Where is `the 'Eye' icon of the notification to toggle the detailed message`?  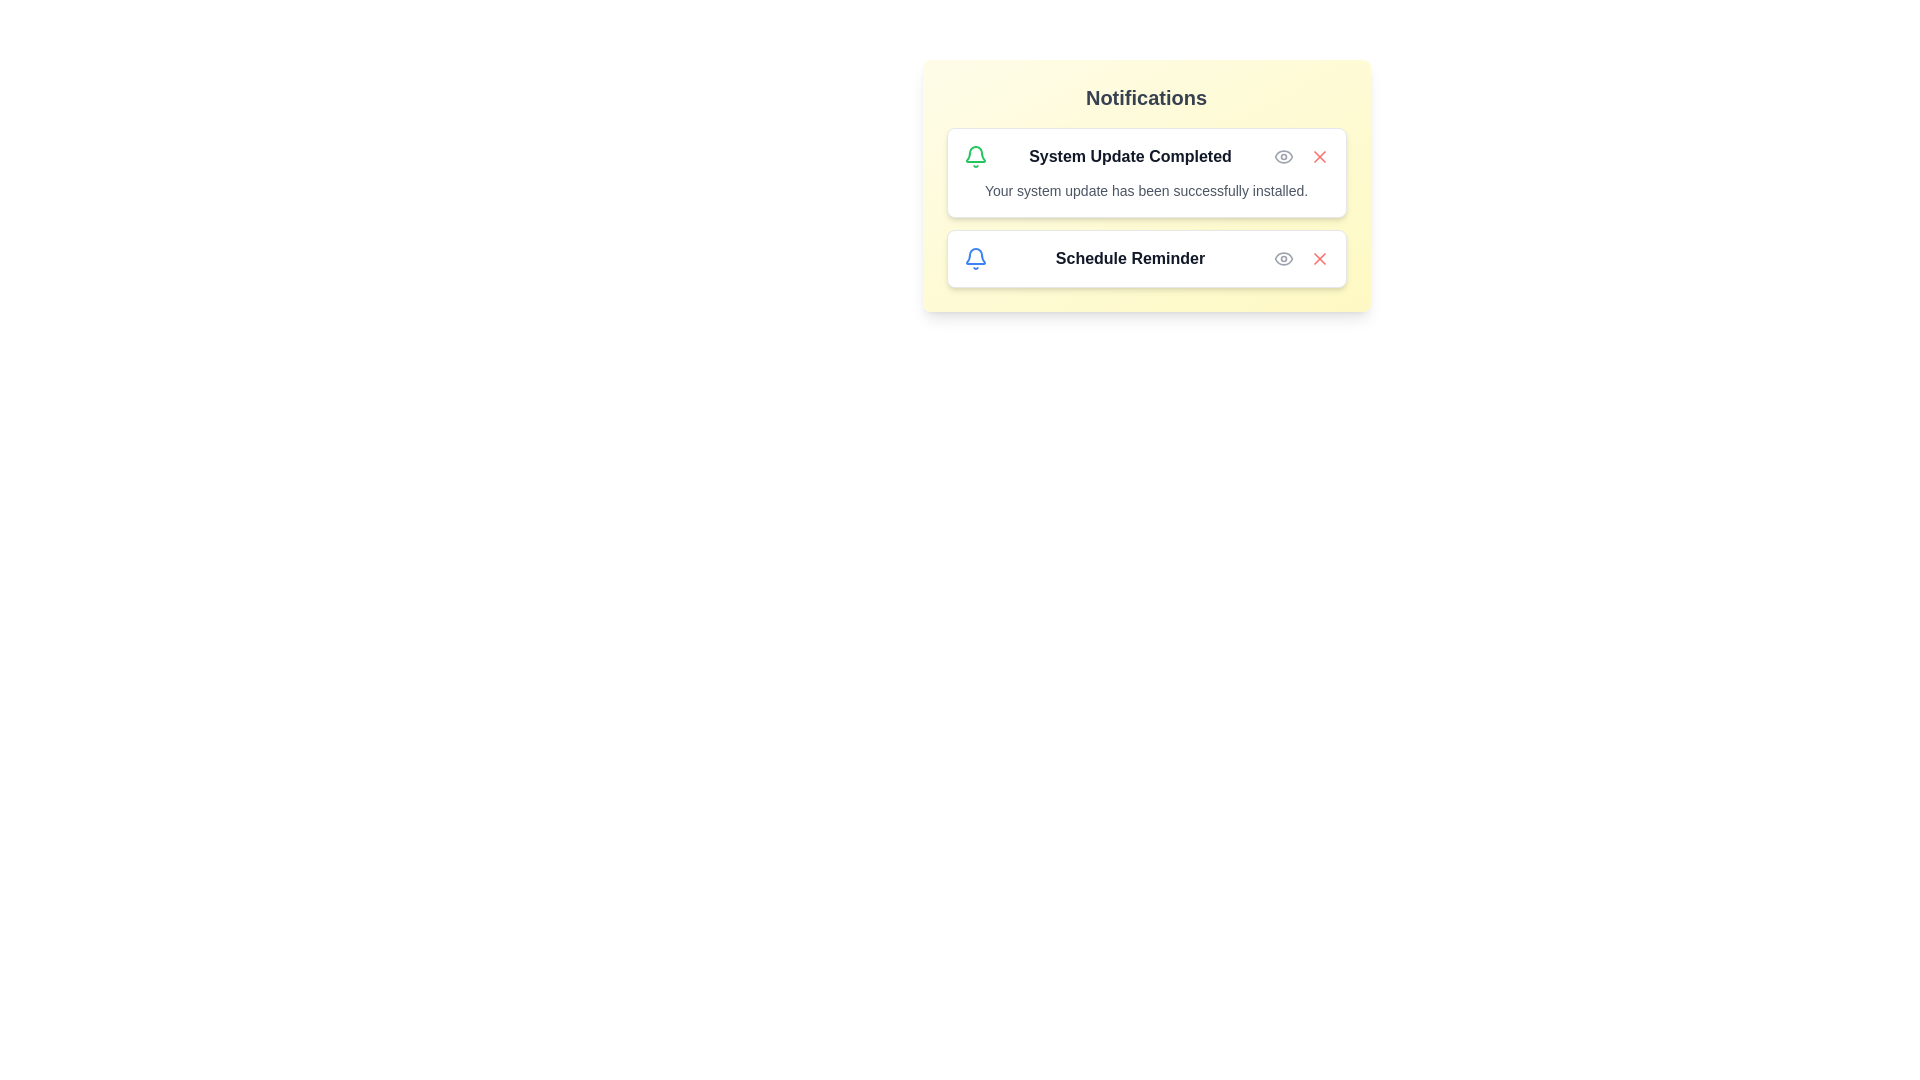
the 'Eye' icon of the notification to toggle the detailed message is located at coordinates (1283, 156).